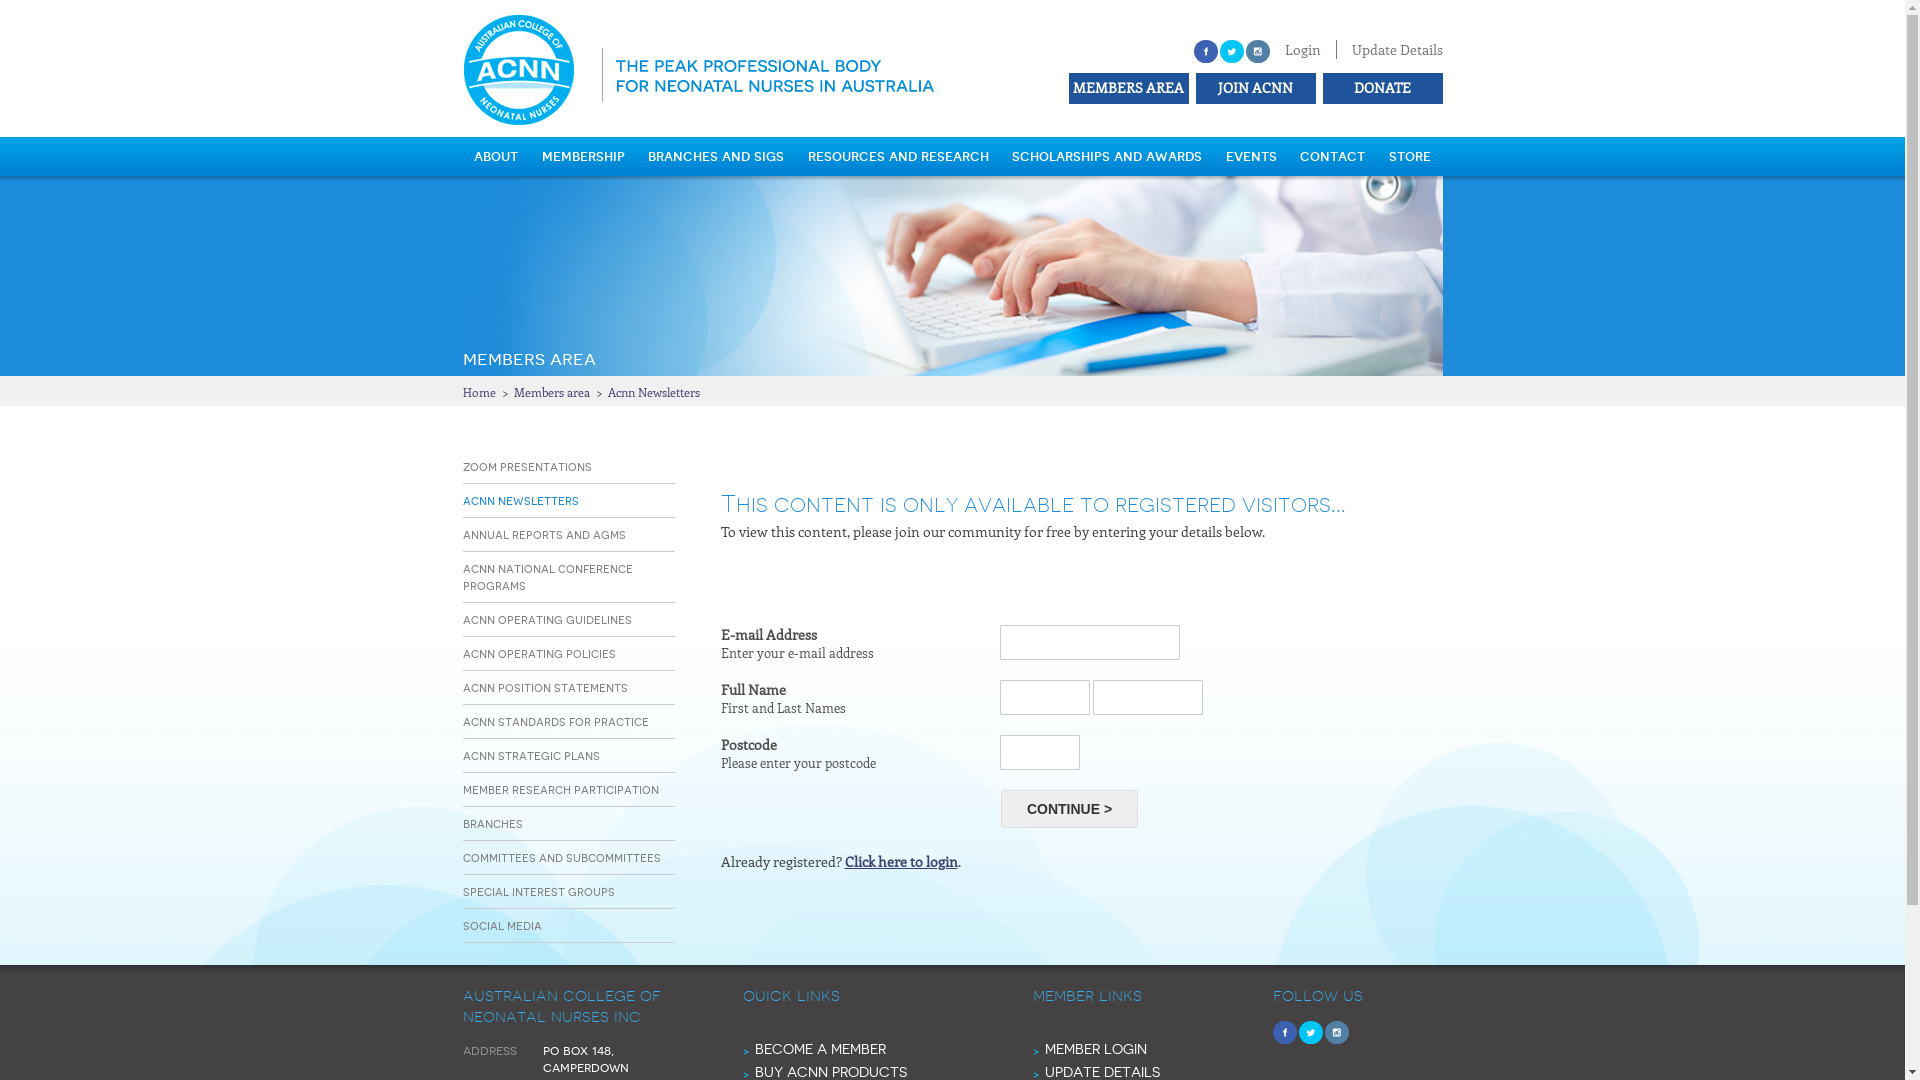  What do you see at coordinates (715, 155) in the screenshot?
I see `'branches and sigs'` at bounding box center [715, 155].